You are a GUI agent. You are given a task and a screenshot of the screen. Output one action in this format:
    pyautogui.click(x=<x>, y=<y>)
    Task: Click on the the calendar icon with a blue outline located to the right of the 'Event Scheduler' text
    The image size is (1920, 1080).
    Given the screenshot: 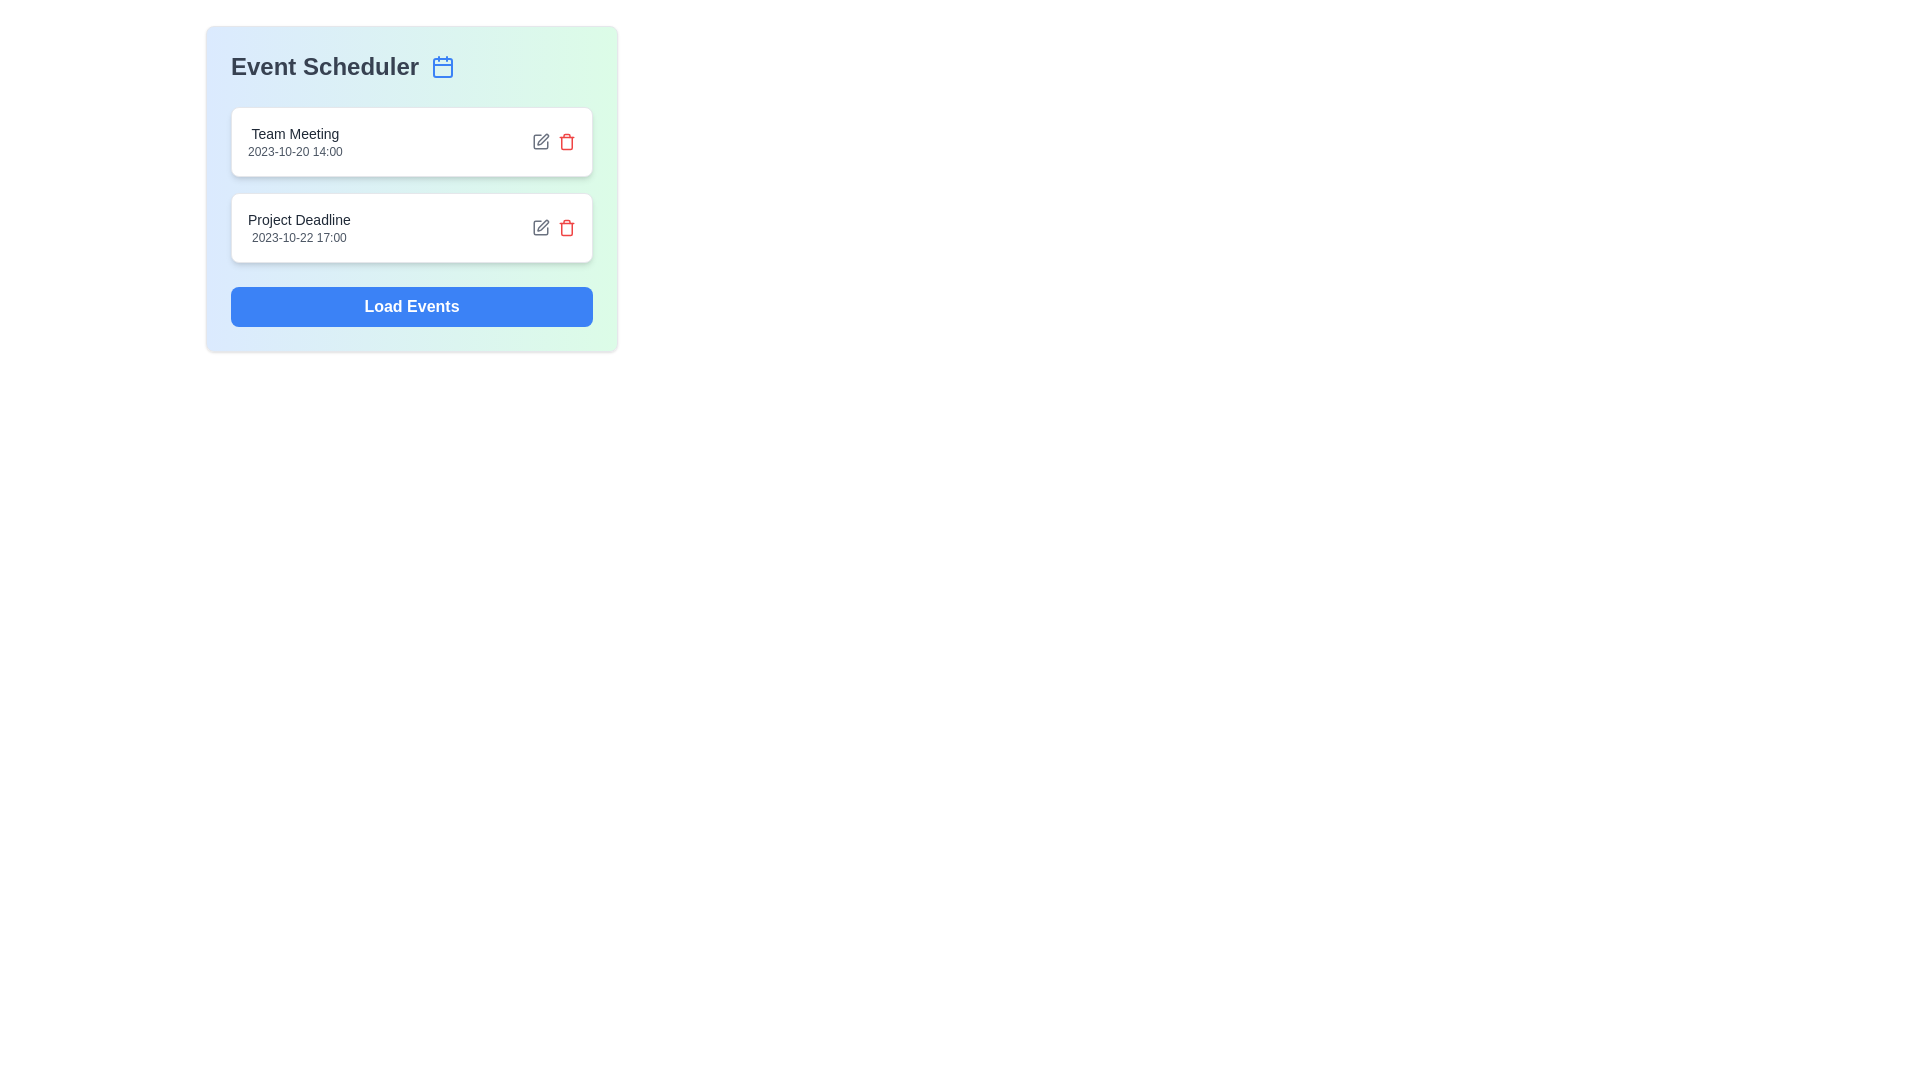 What is the action you would take?
    pyautogui.click(x=442, y=65)
    